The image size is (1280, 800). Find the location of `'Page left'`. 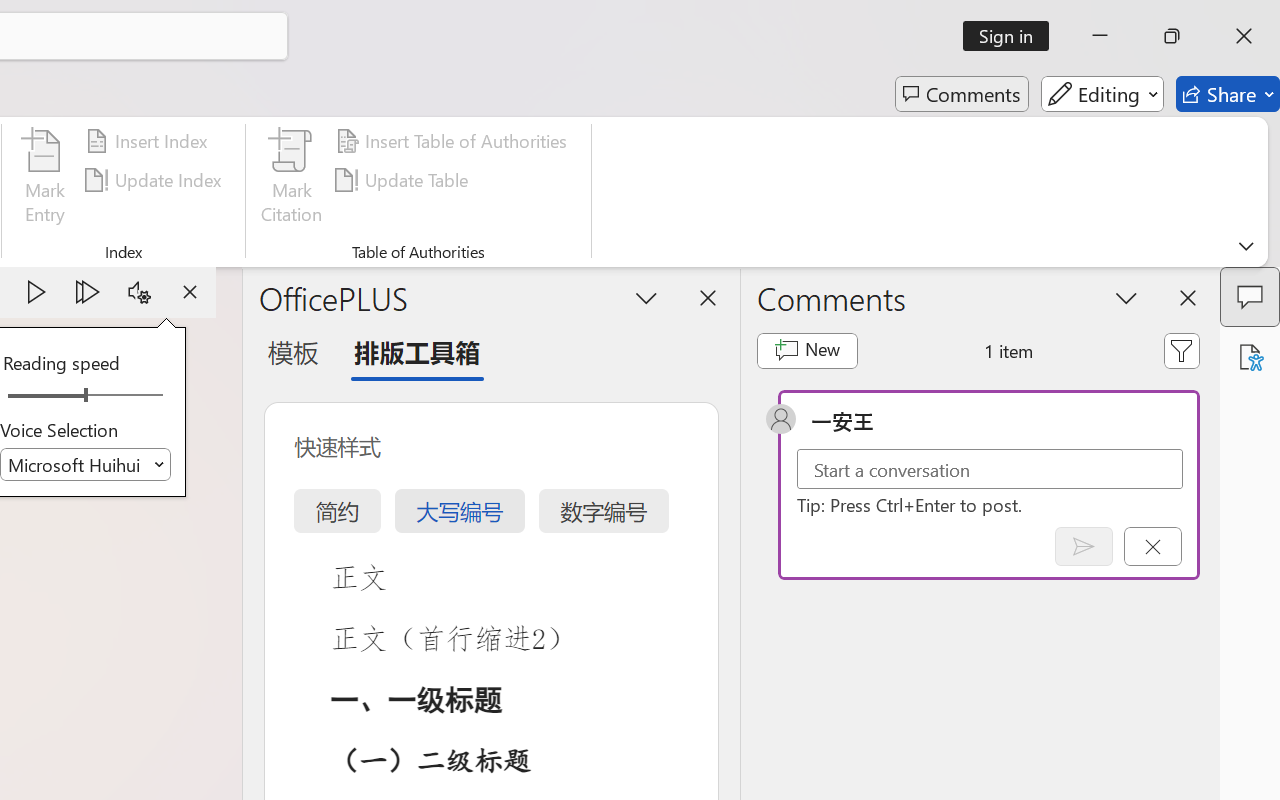

'Page left' is located at coordinates (40, 395).